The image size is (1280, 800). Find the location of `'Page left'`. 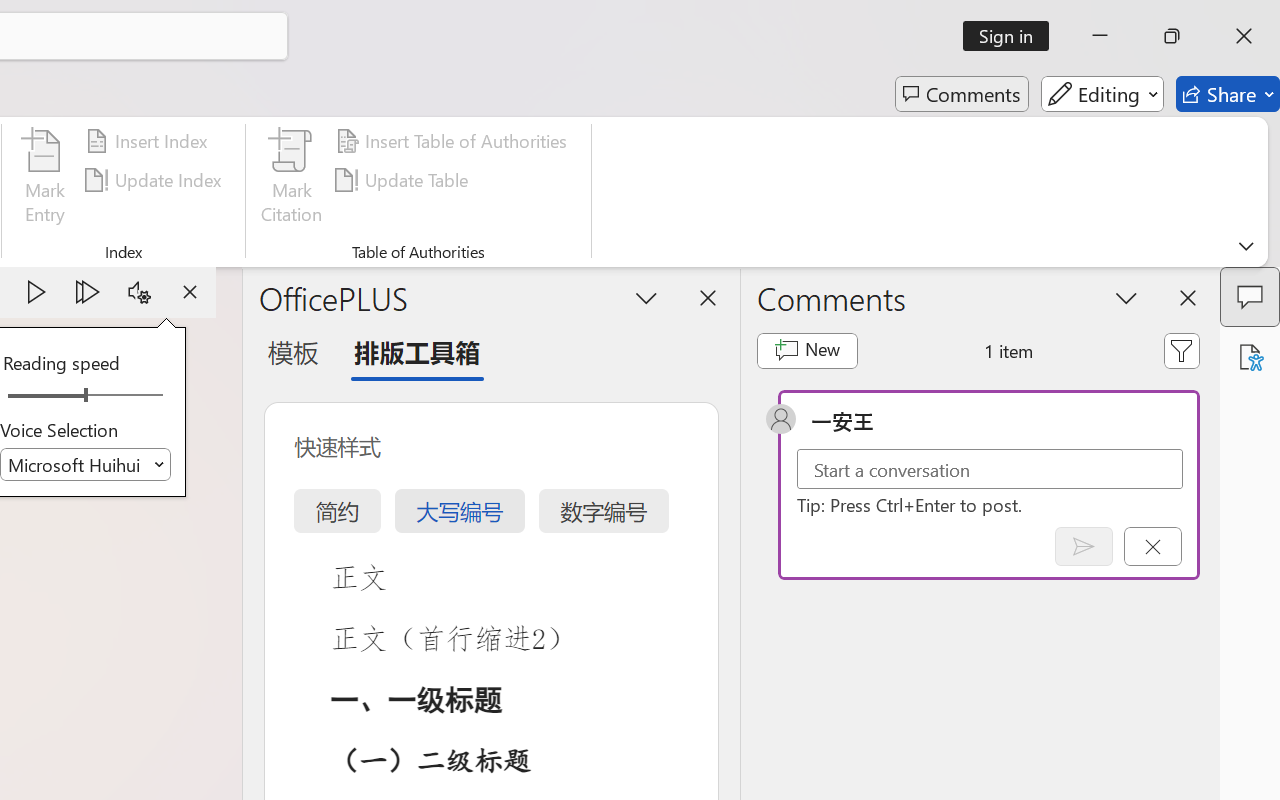

'Page left' is located at coordinates (40, 395).